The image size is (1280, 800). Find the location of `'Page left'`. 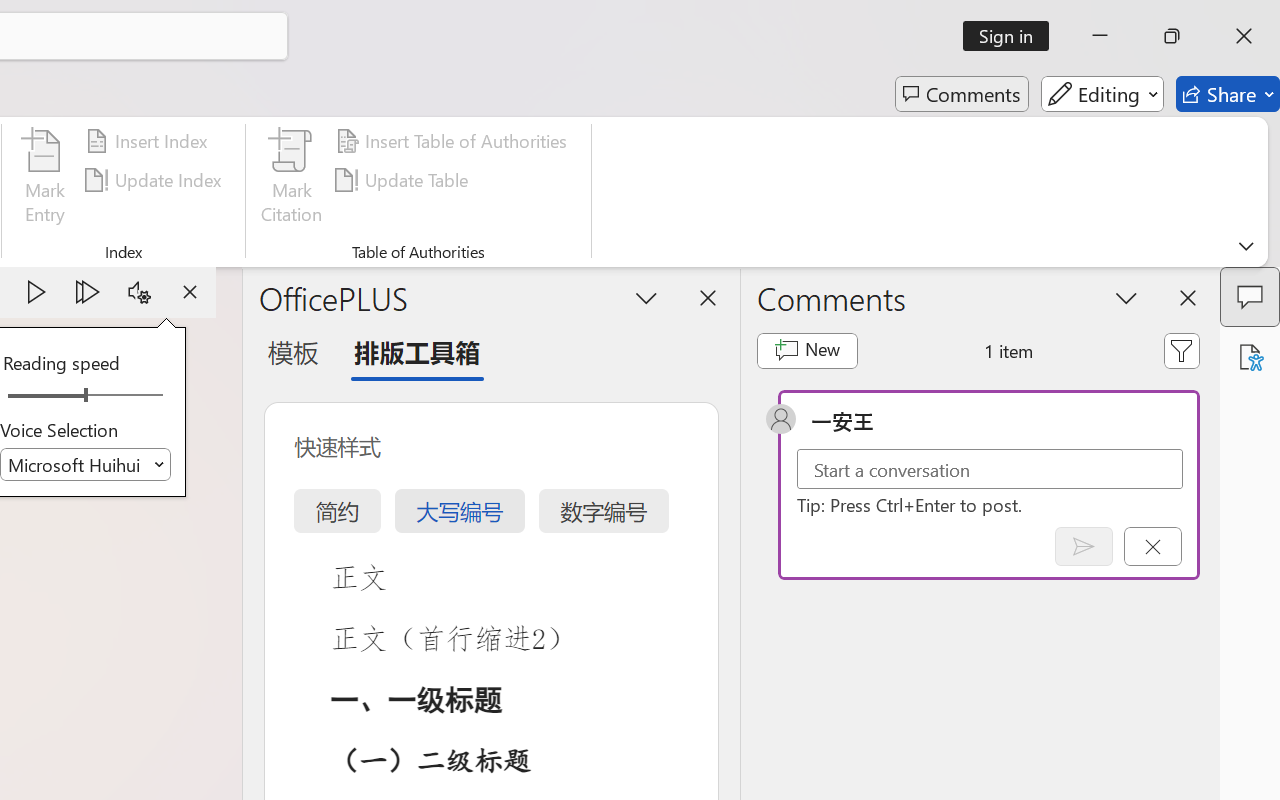

'Page left' is located at coordinates (40, 395).